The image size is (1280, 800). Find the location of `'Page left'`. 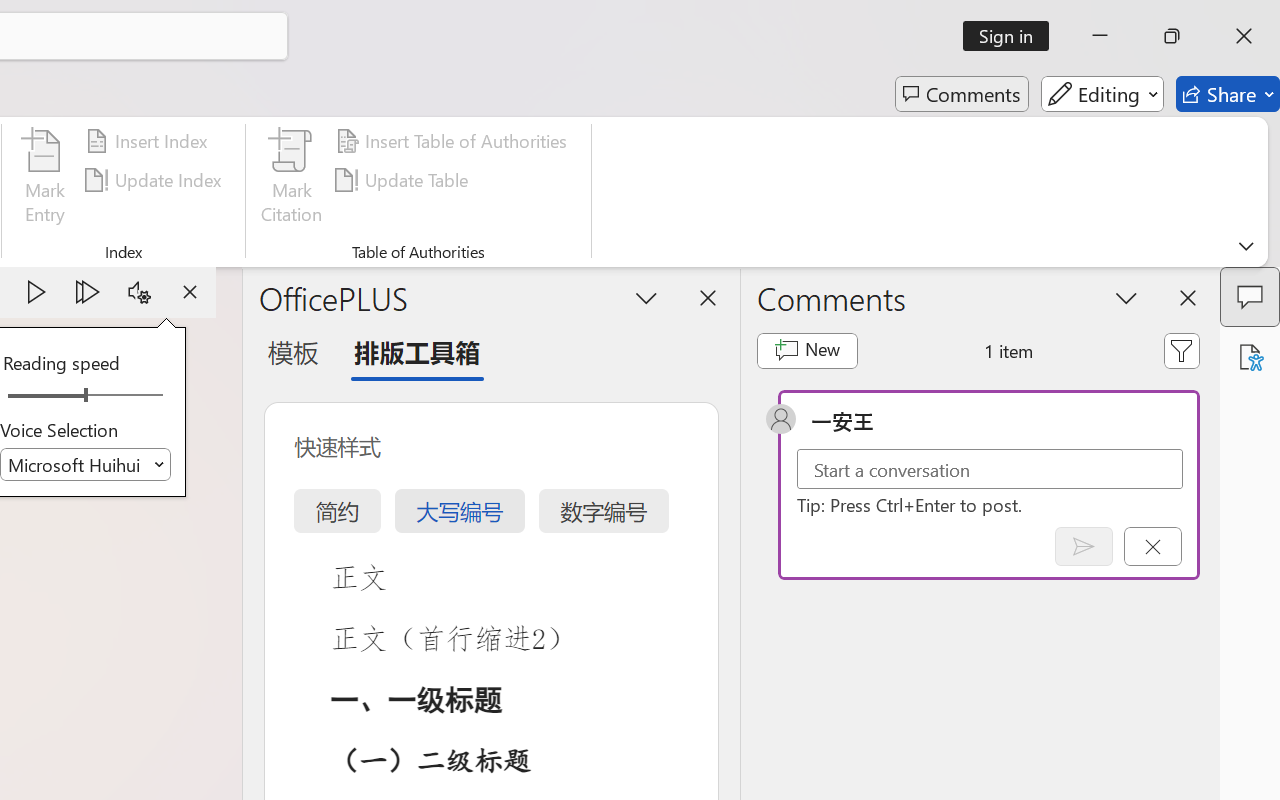

'Page left' is located at coordinates (40, 395).